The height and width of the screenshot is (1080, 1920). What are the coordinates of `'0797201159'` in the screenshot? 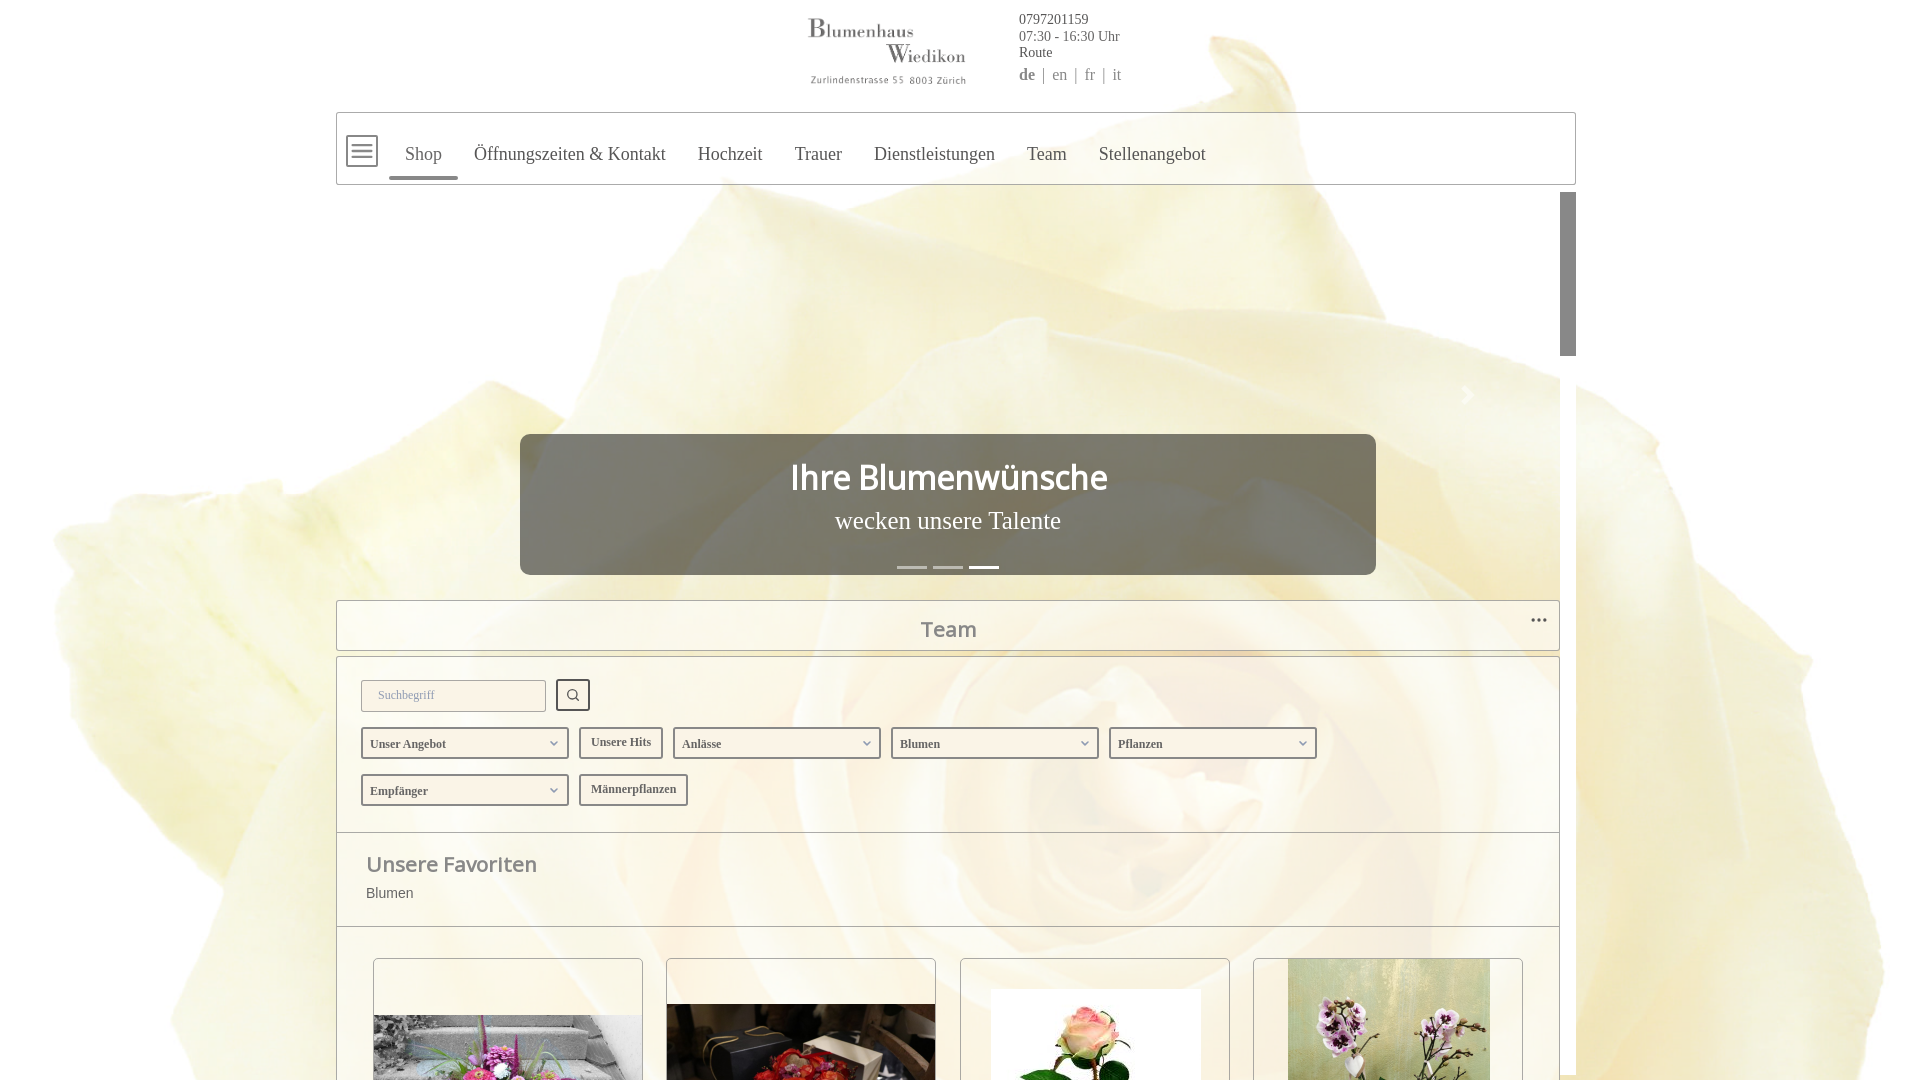 It's located at (967, 17).